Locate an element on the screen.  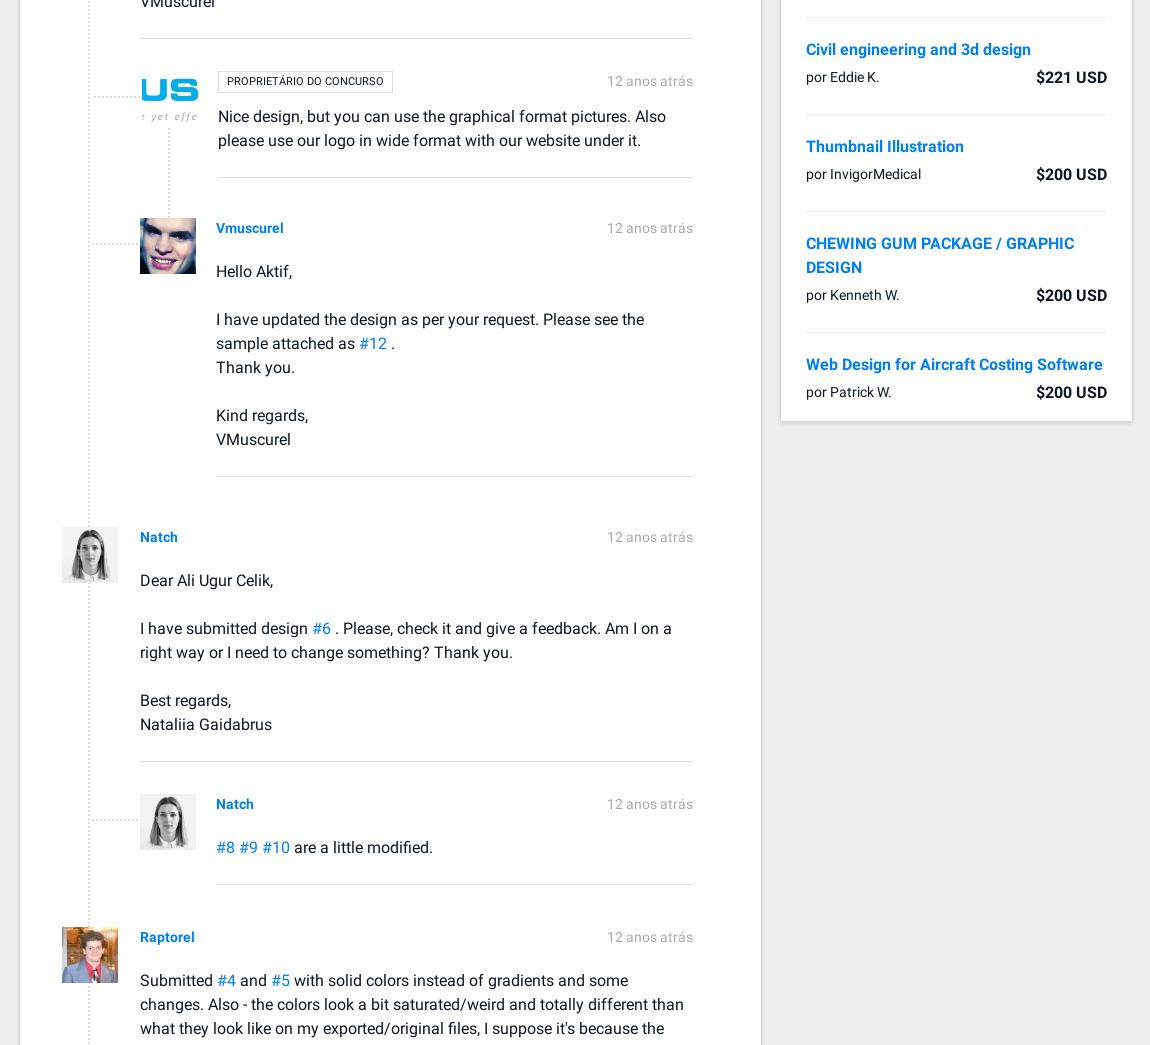
'#6' is located at coordinates (311, 626).